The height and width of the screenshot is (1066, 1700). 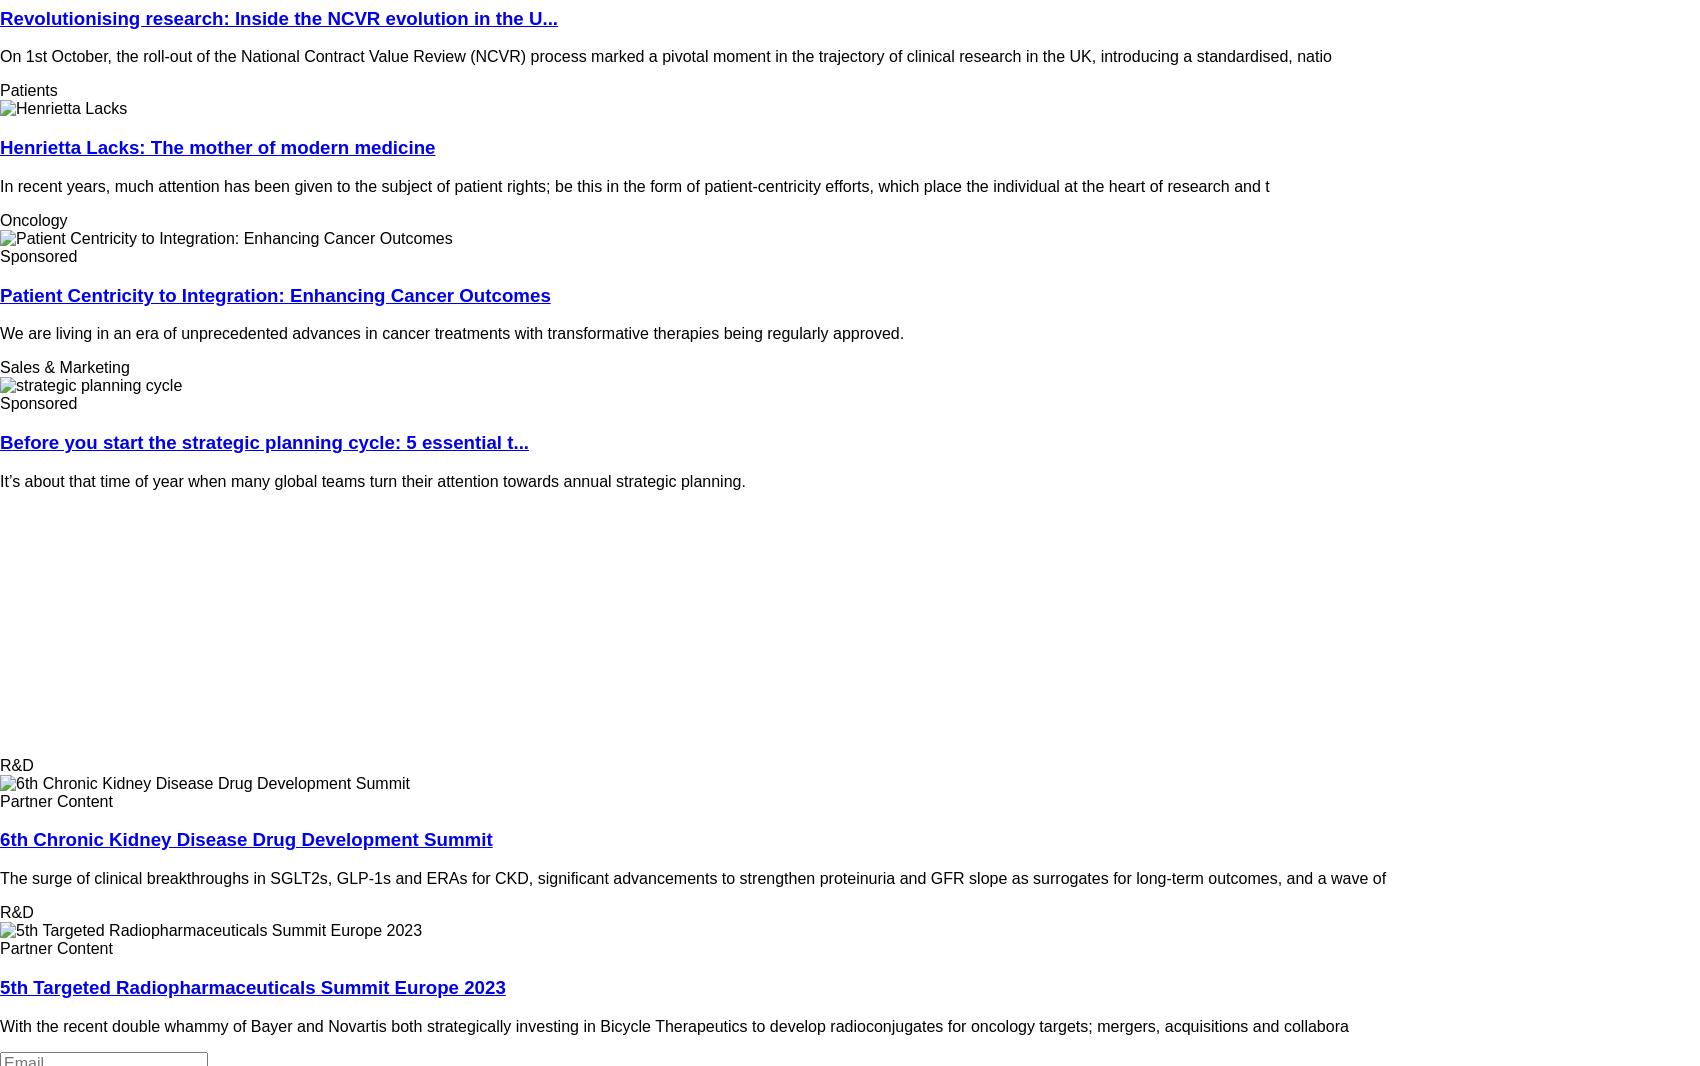 I want to click on 'Before you start the strategic planning cycle: 5 essential t...', so click(x=0, y=442).